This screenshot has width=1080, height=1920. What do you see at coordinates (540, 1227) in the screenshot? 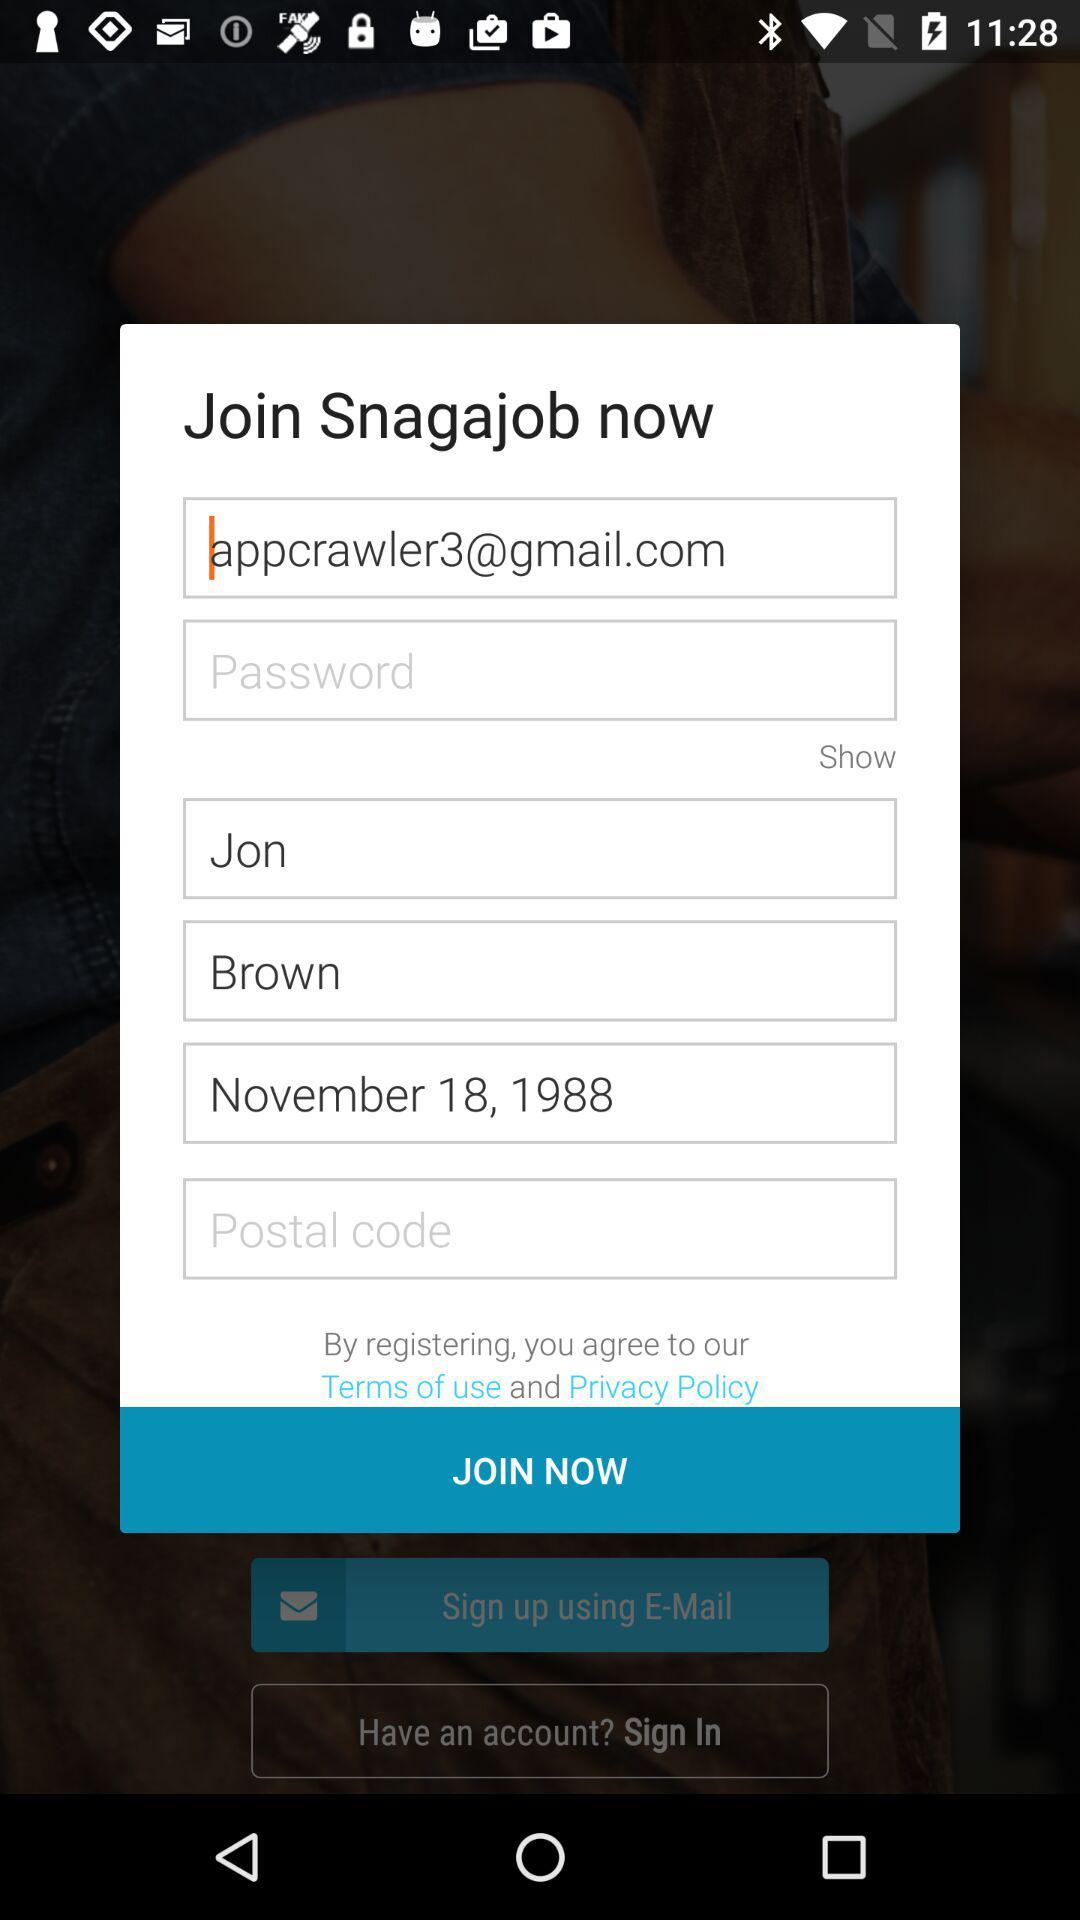
I see `advertisement` at bounding box center [540, 1227].